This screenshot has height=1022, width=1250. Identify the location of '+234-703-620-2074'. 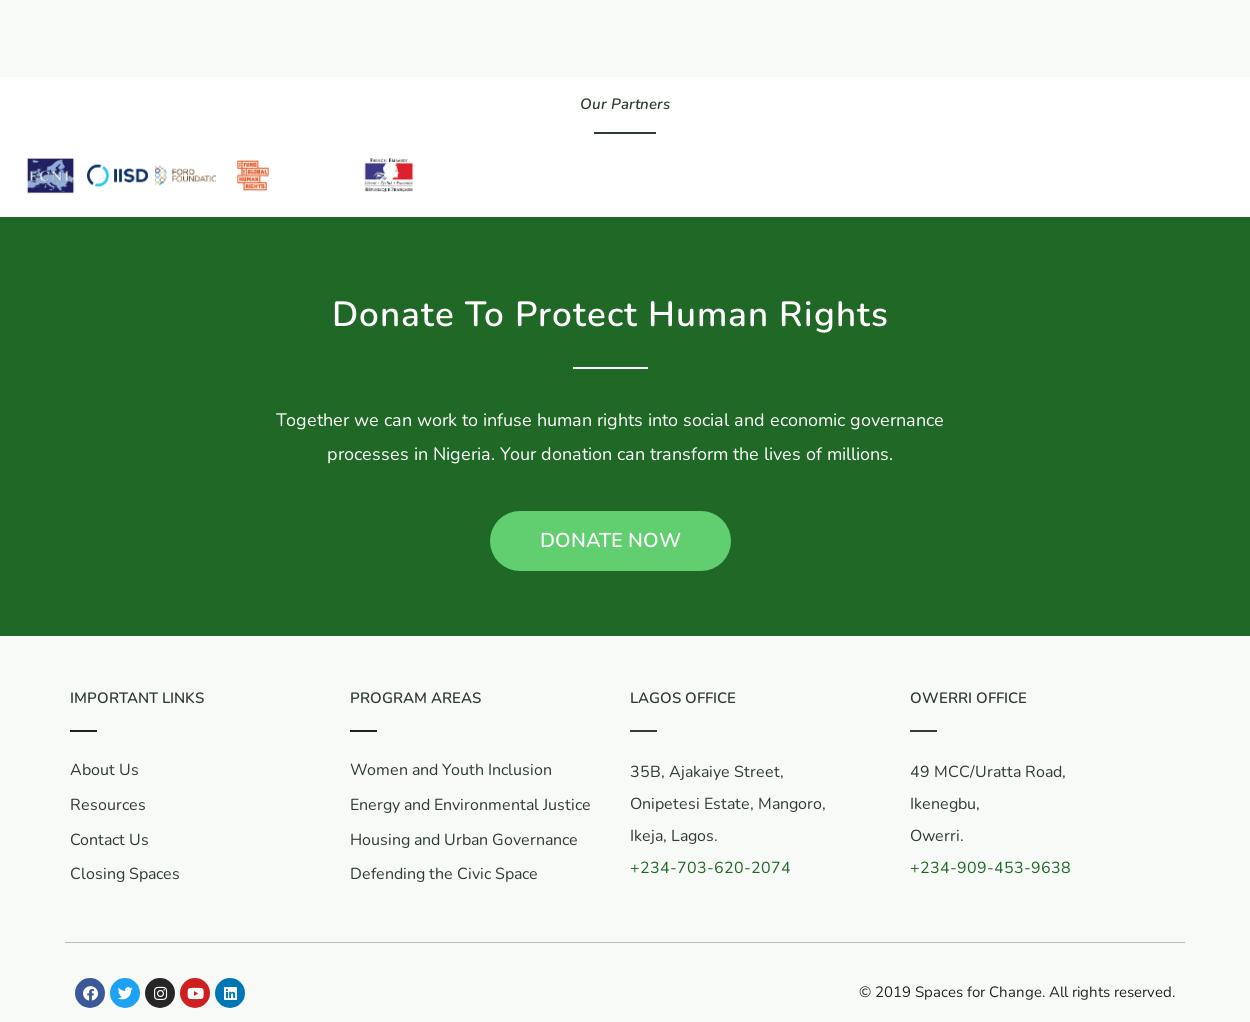
(709, 867).